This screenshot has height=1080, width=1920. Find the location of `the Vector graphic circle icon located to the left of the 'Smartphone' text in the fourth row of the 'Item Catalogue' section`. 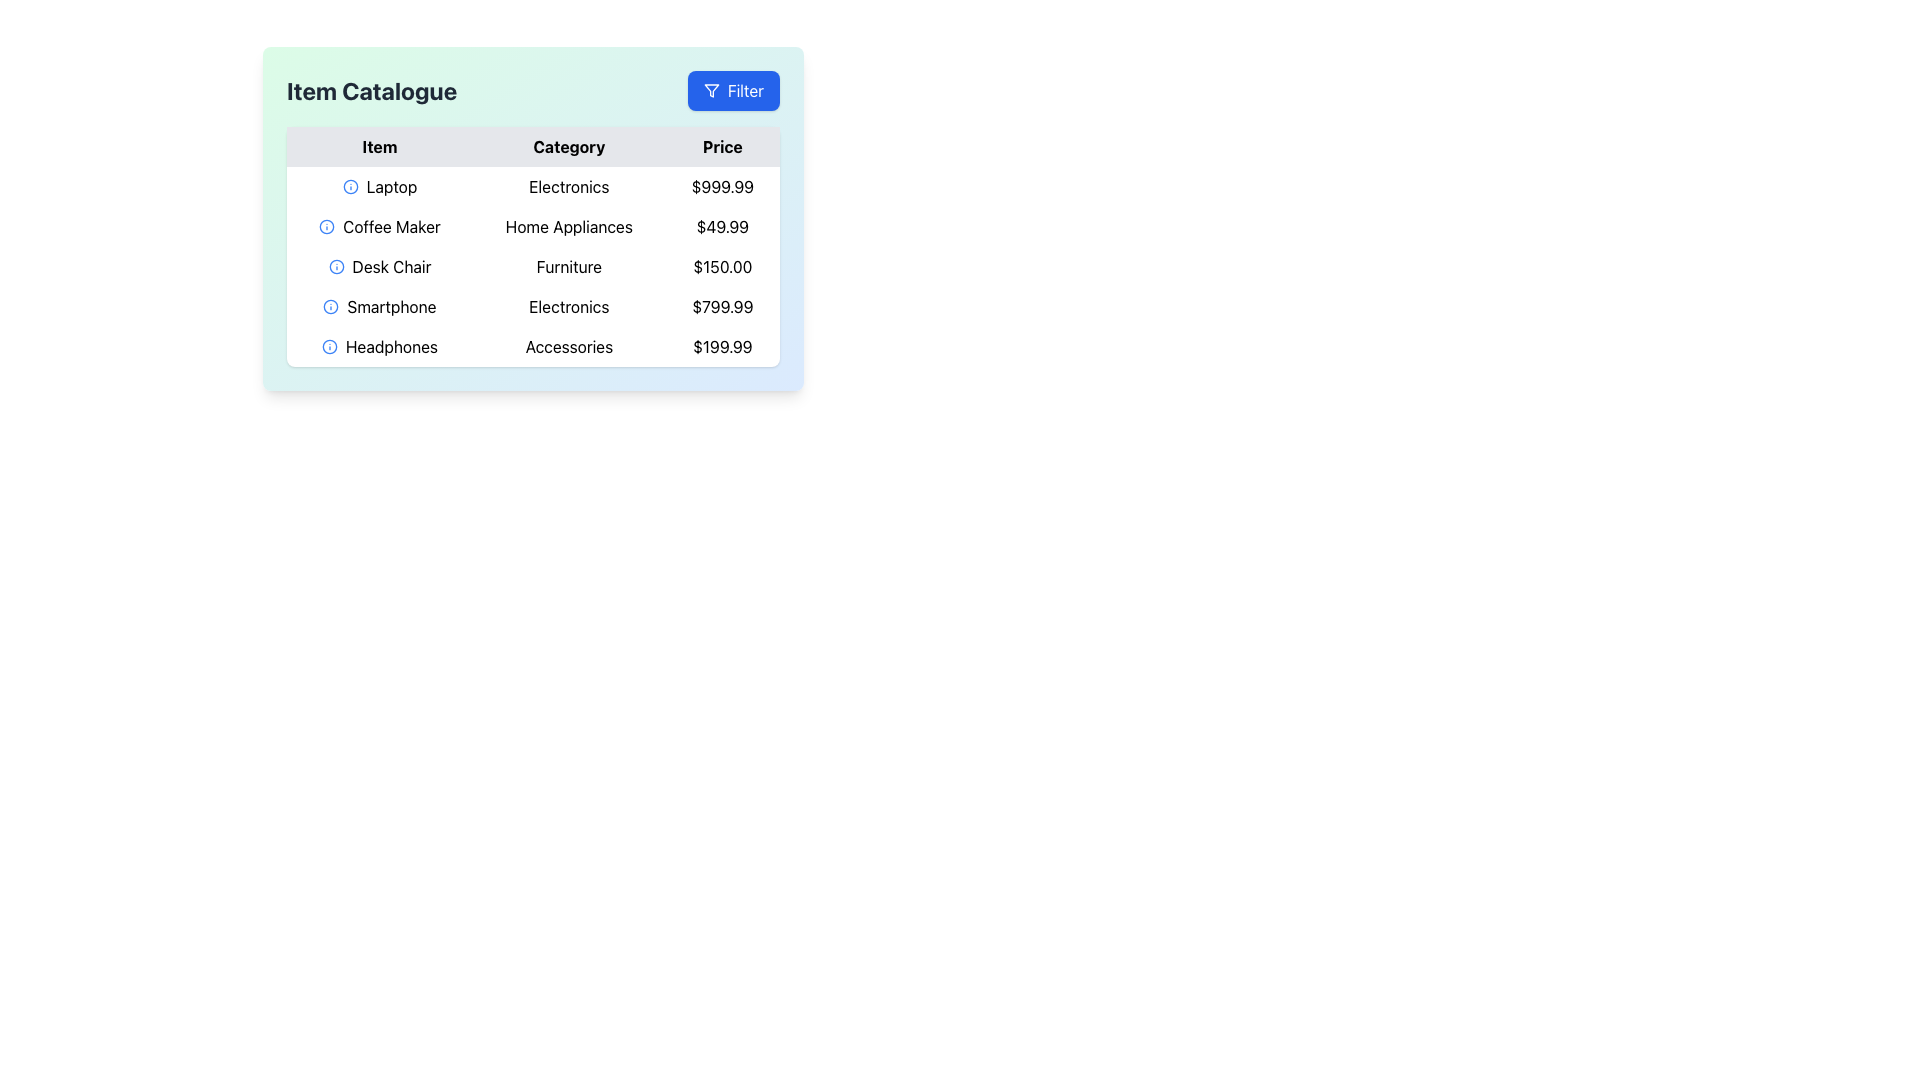

the Vector graphic circle icon located to the left of the 'Smartphone' text in the fourth row of the 'Item Catalogue' section is located at coordinates (331, 307).